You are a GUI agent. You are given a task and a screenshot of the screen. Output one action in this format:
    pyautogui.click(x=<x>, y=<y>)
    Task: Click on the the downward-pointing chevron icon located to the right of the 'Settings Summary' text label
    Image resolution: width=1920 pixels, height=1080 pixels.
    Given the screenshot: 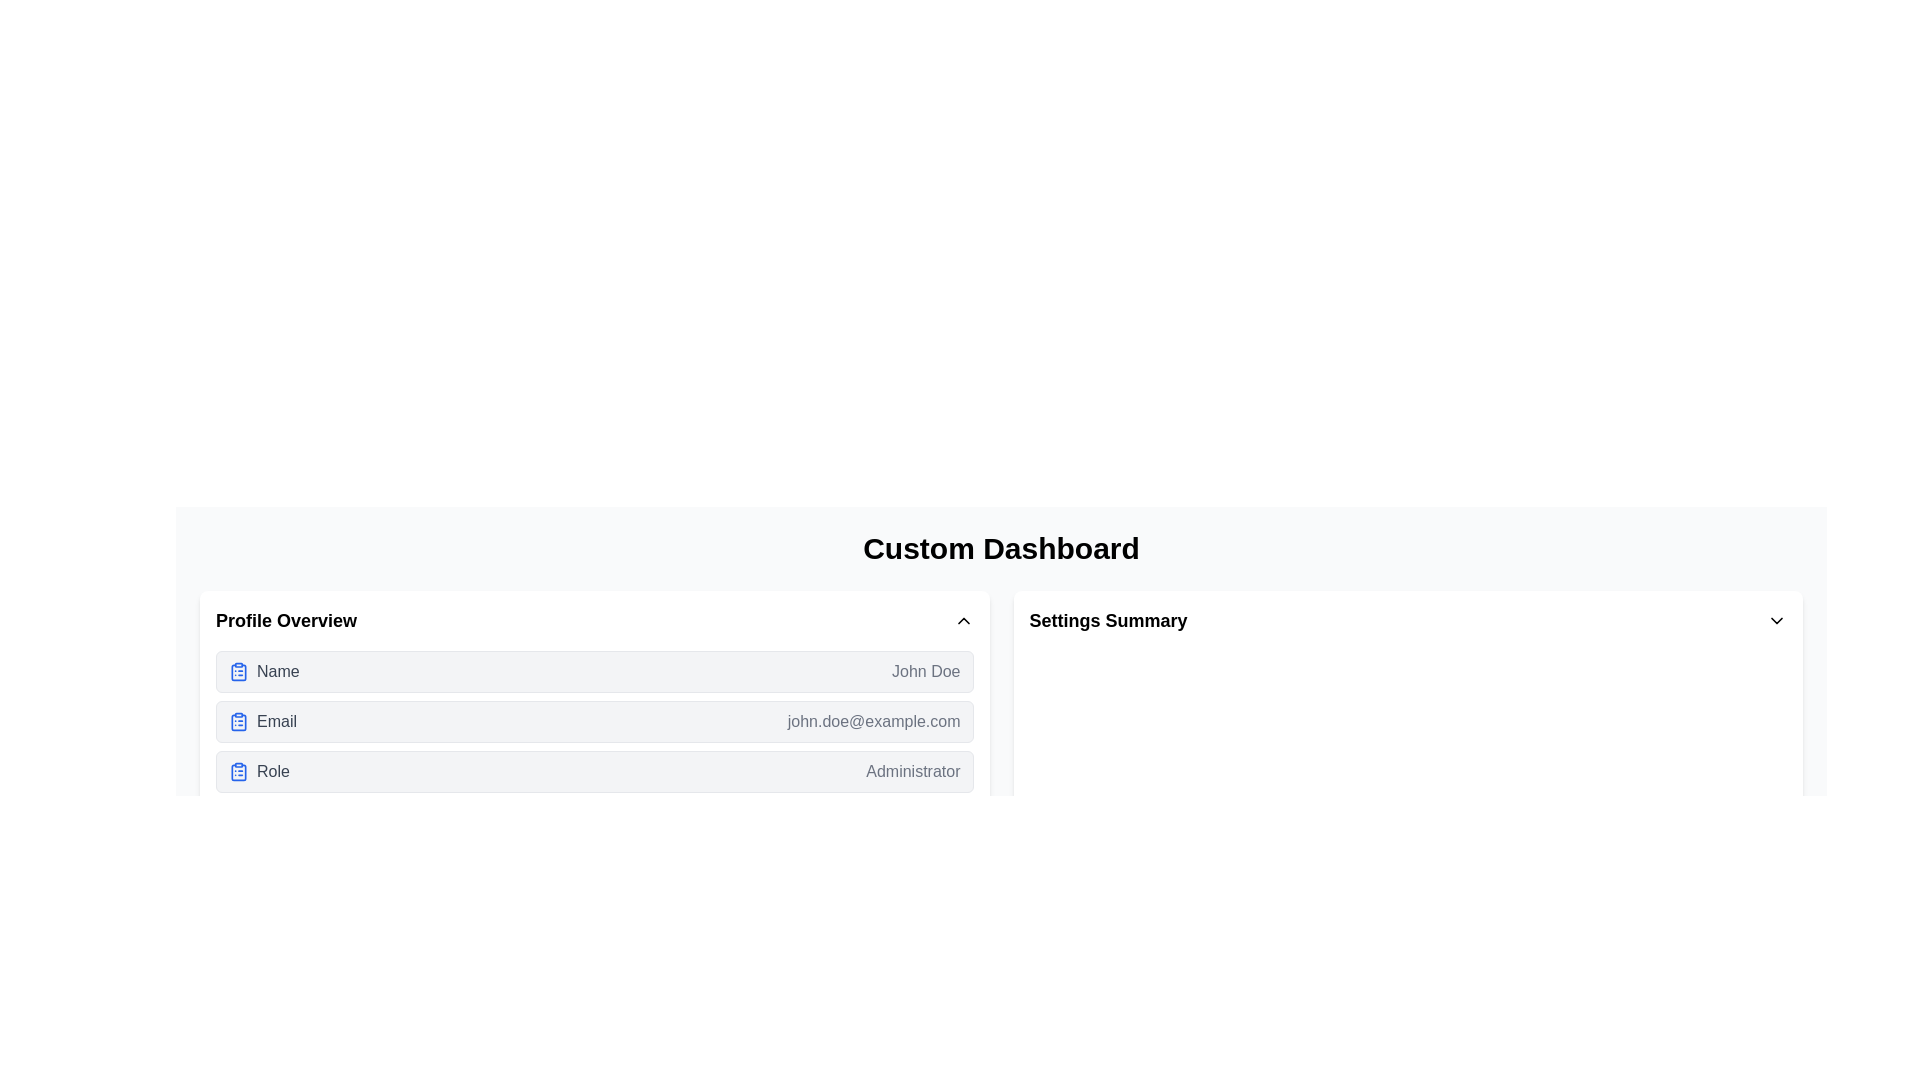 What is the action you would take?
    pyautogui.click(x=1776, y=620)
    